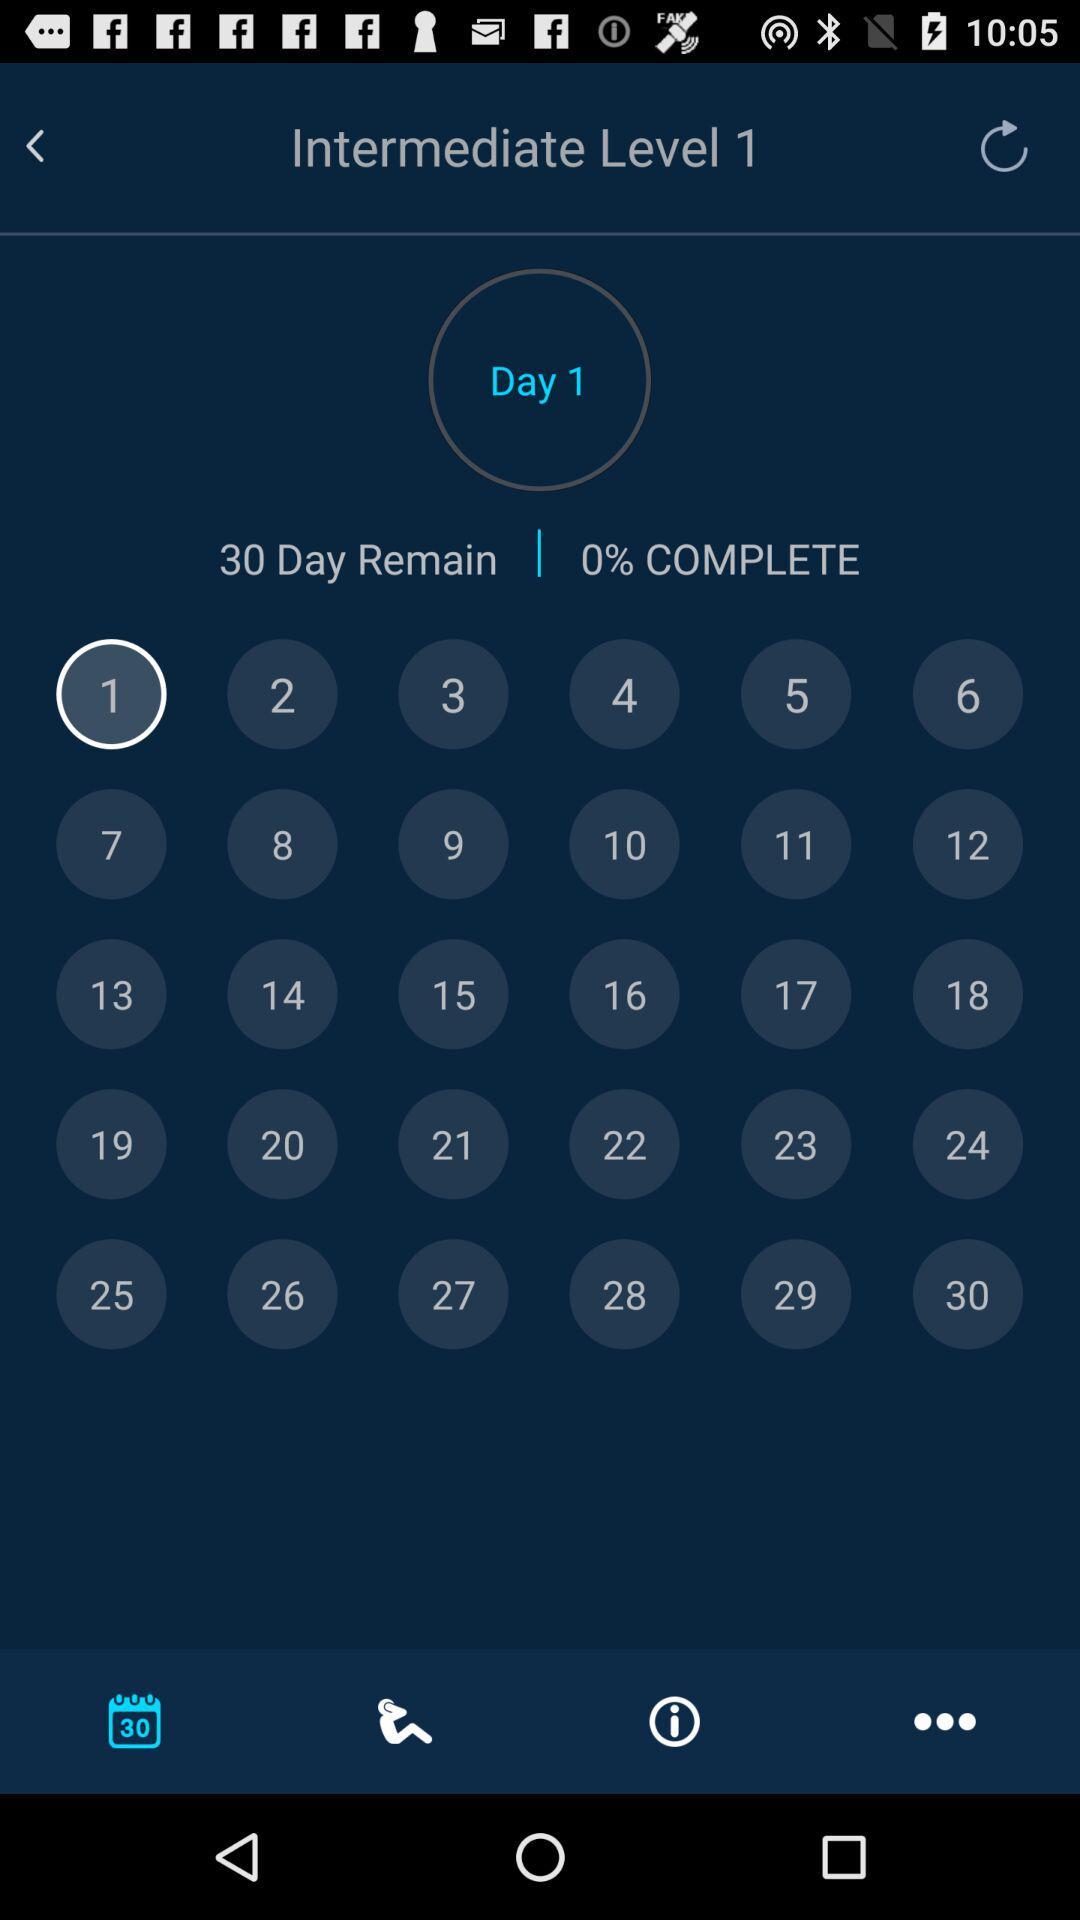 This screenshot has height=1920, width=1080. I want to click on show day 28, so click(623, 1294).